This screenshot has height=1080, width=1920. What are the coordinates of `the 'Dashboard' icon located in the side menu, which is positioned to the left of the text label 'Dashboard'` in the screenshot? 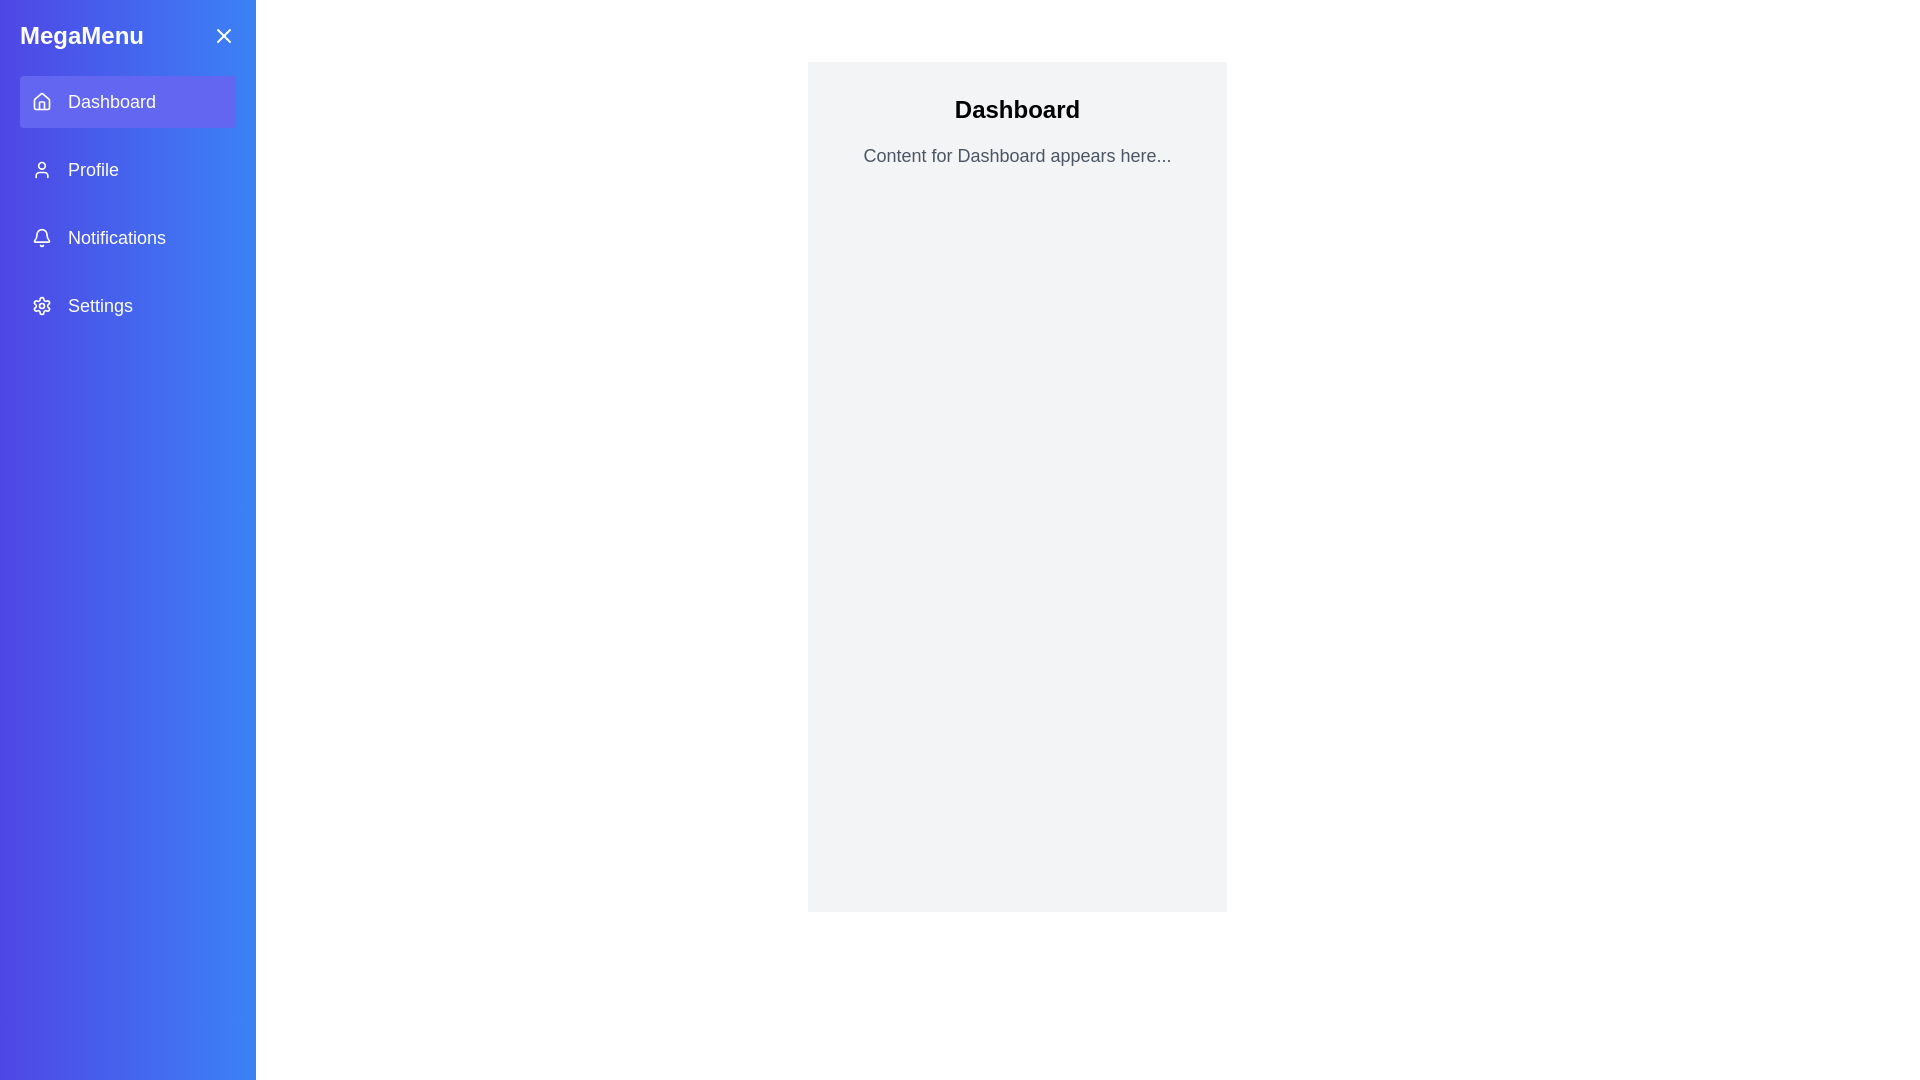 It's located at (42, 100).